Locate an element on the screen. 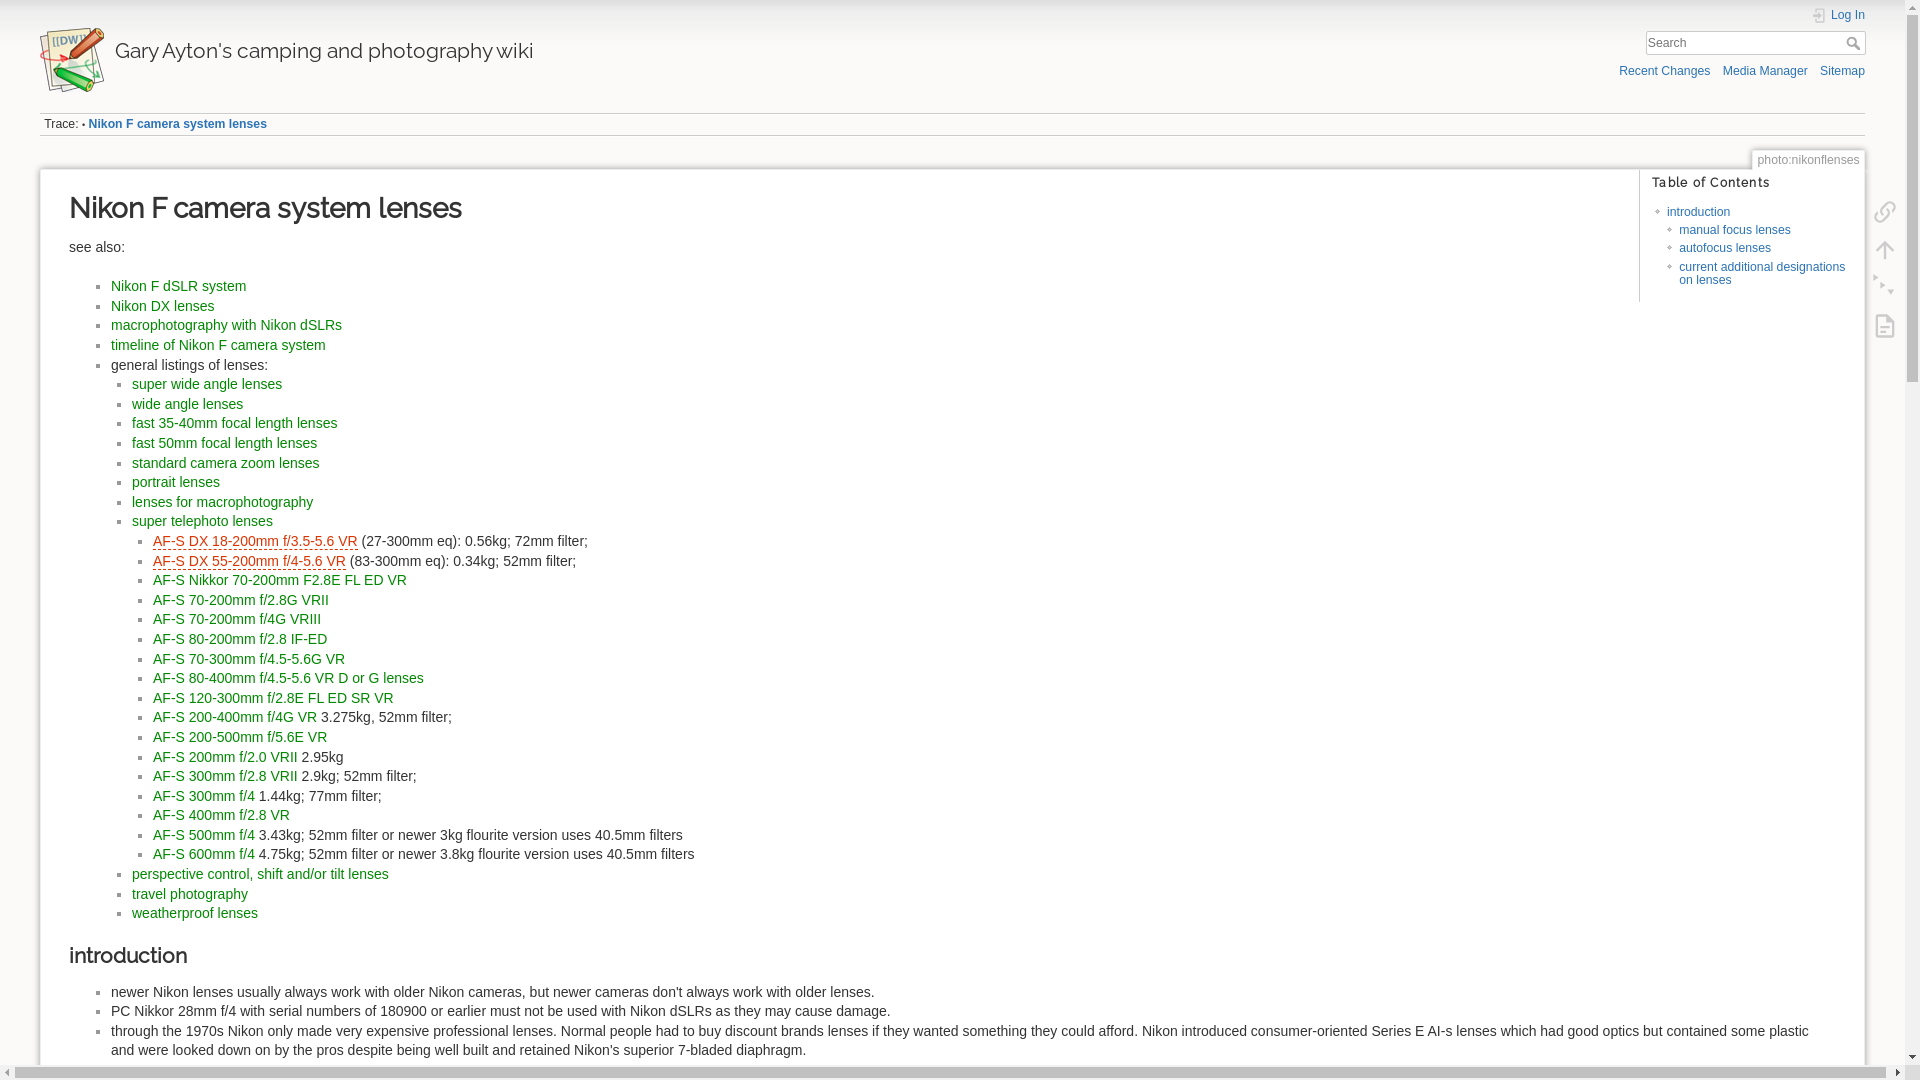  'perspective control, shift and/or tilt lenses' is located at coordinates (259, 873).